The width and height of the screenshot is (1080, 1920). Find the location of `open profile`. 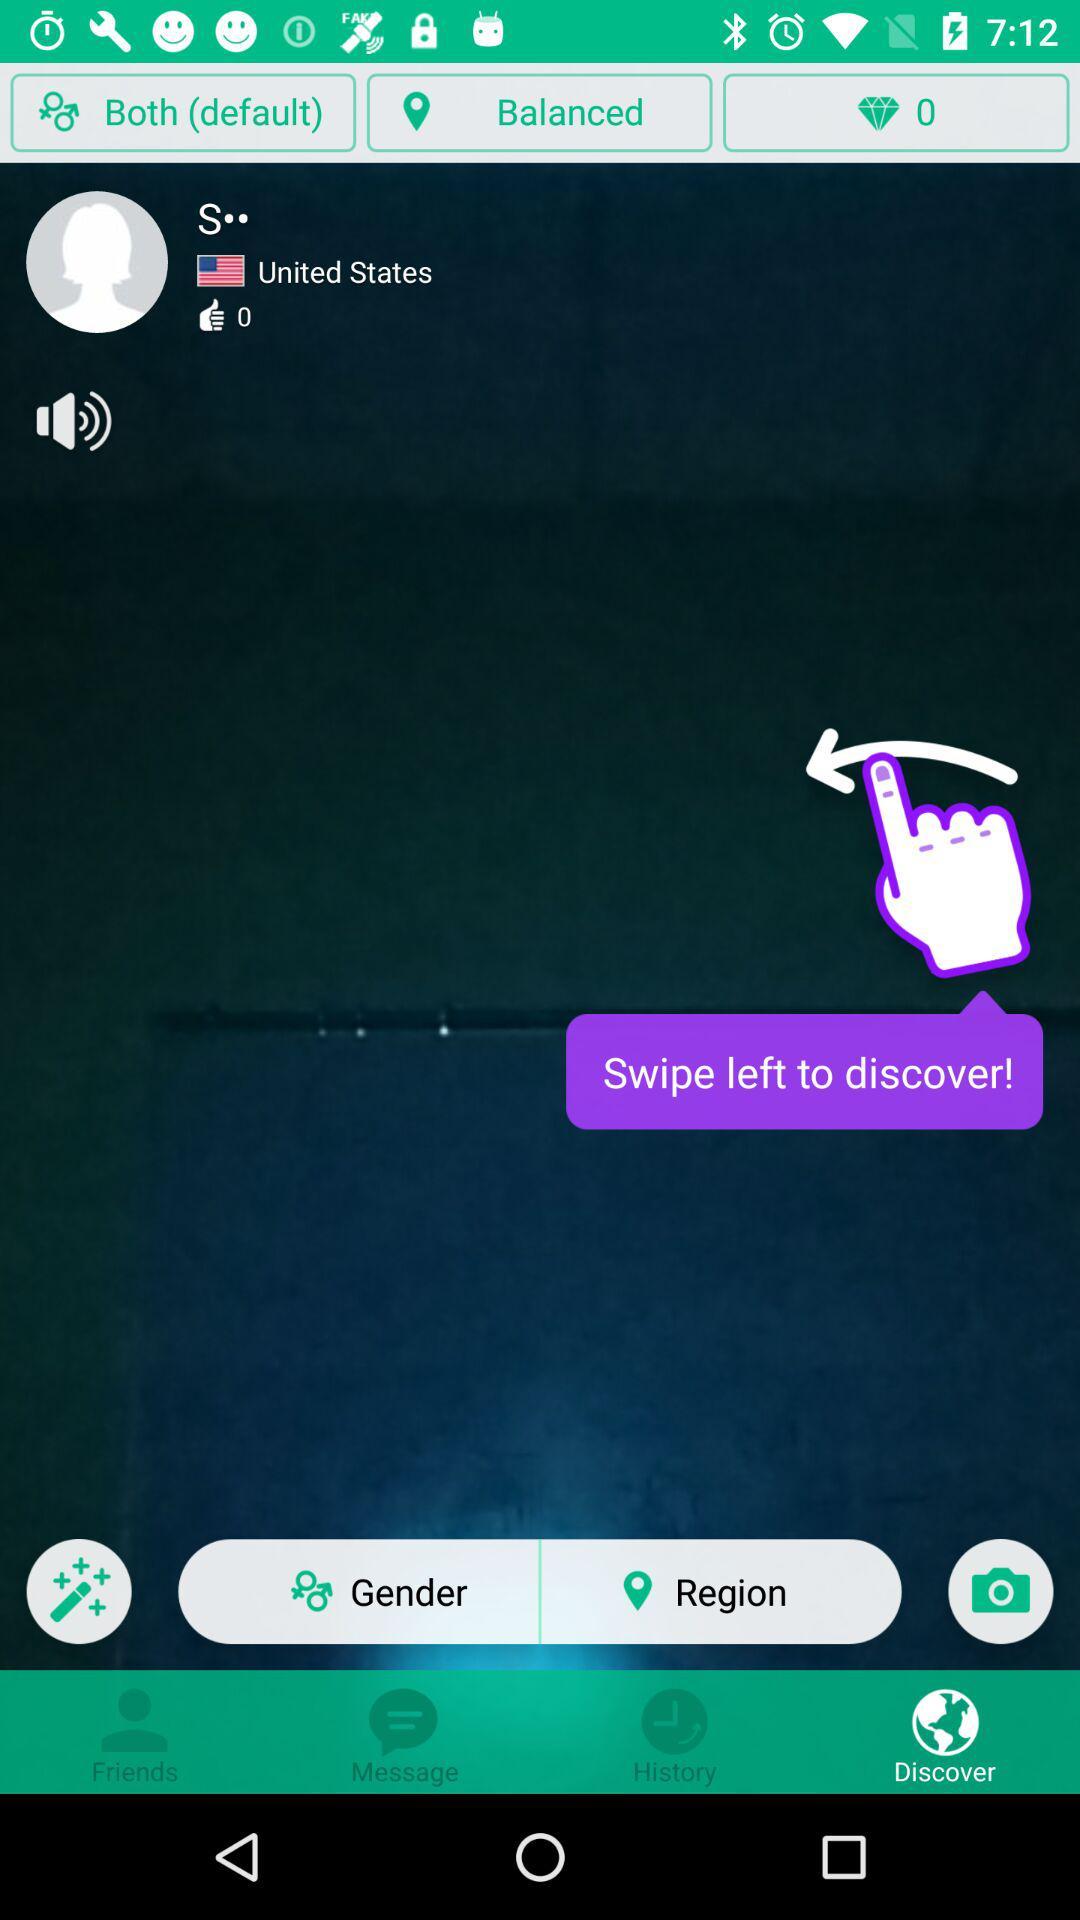

open profile is located at coordinates (97, 261).